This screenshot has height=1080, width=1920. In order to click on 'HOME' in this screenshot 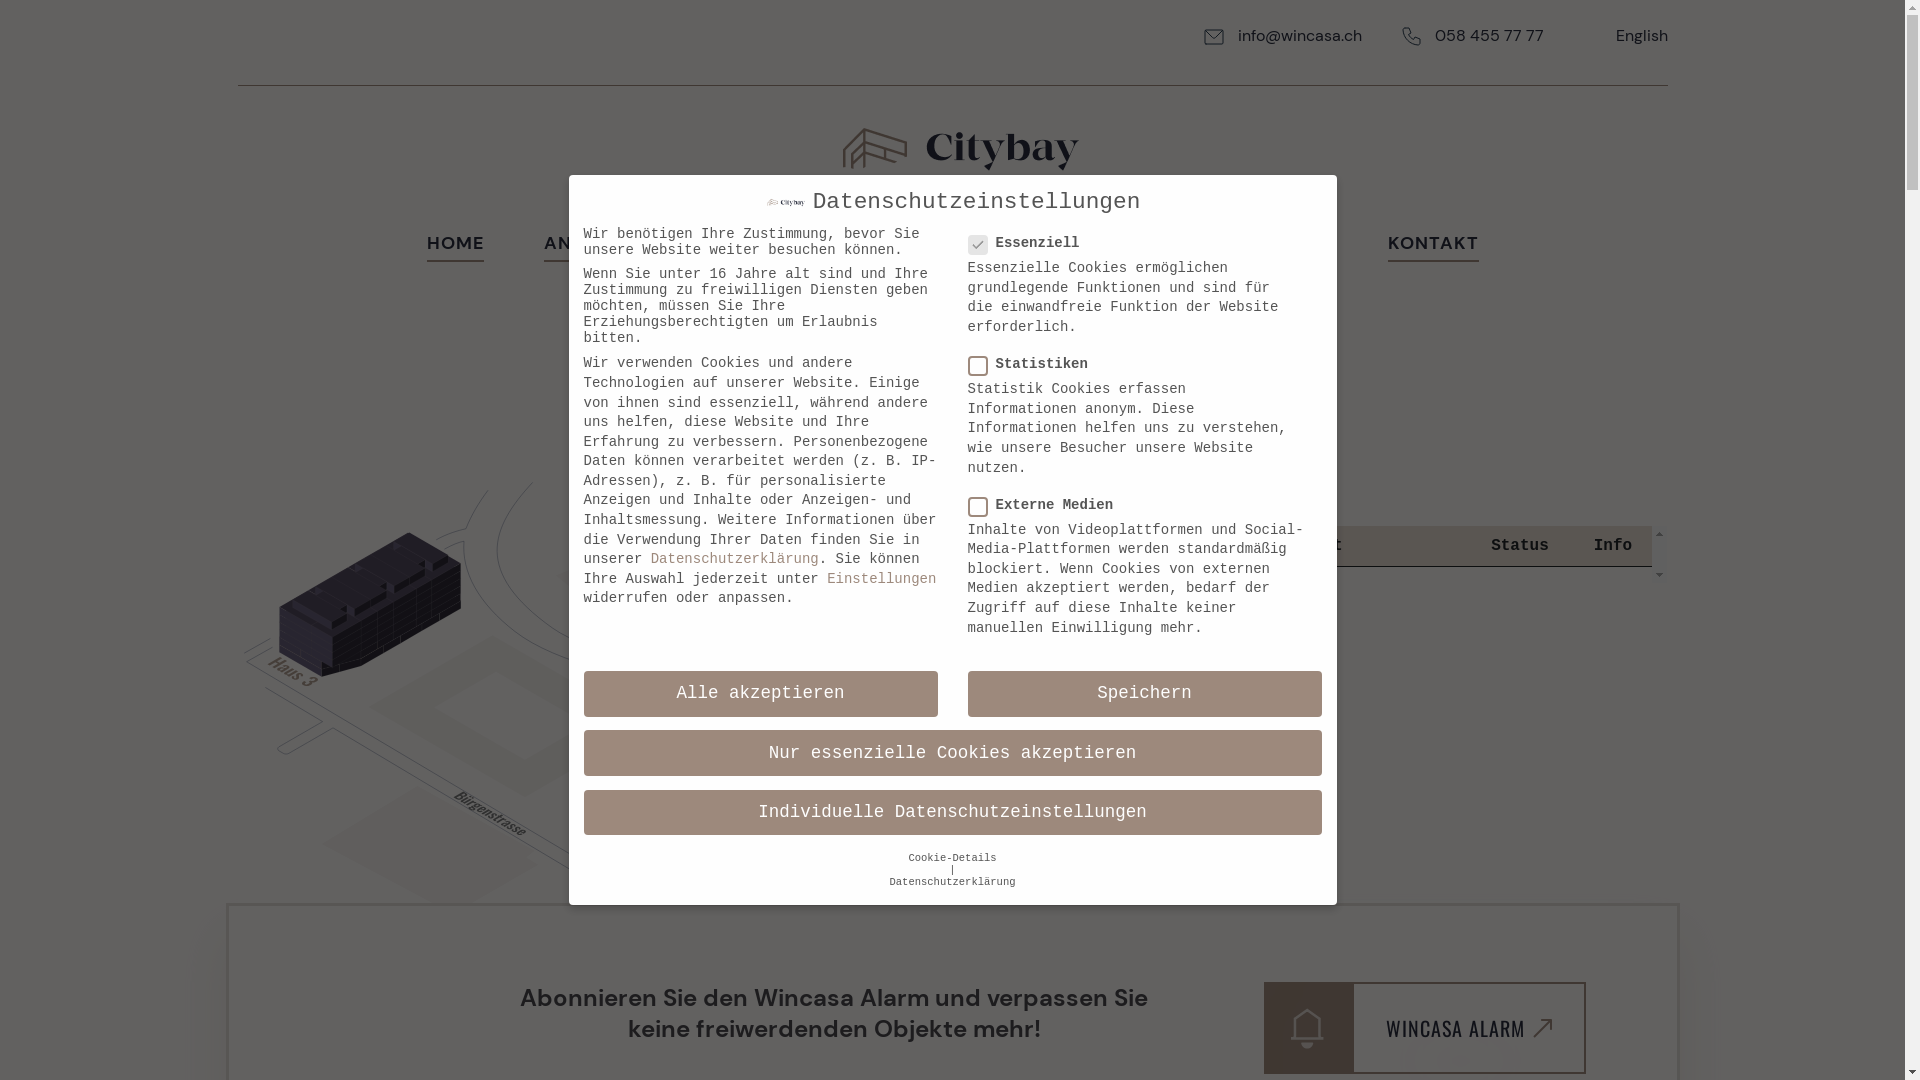, I will do `click(453, 245)`.